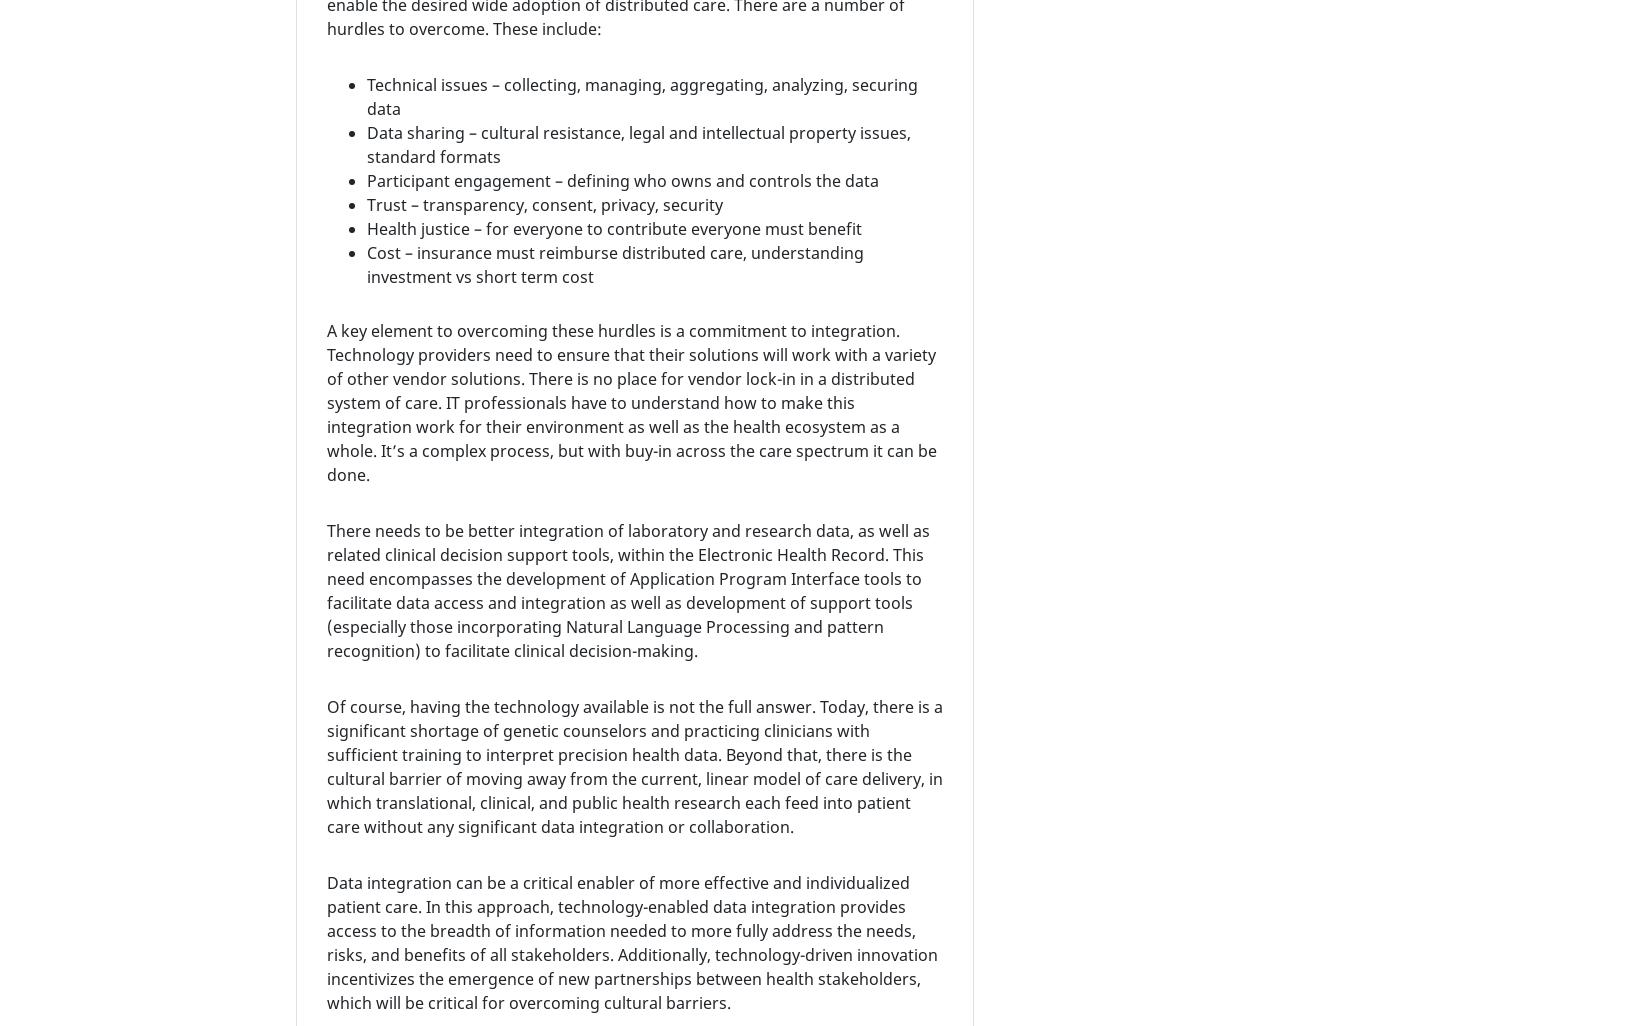  Describe the element at coordinates (543, 202) in the screenshot. I see `'Trust – transparency, consent, privacy, security'` at that location.